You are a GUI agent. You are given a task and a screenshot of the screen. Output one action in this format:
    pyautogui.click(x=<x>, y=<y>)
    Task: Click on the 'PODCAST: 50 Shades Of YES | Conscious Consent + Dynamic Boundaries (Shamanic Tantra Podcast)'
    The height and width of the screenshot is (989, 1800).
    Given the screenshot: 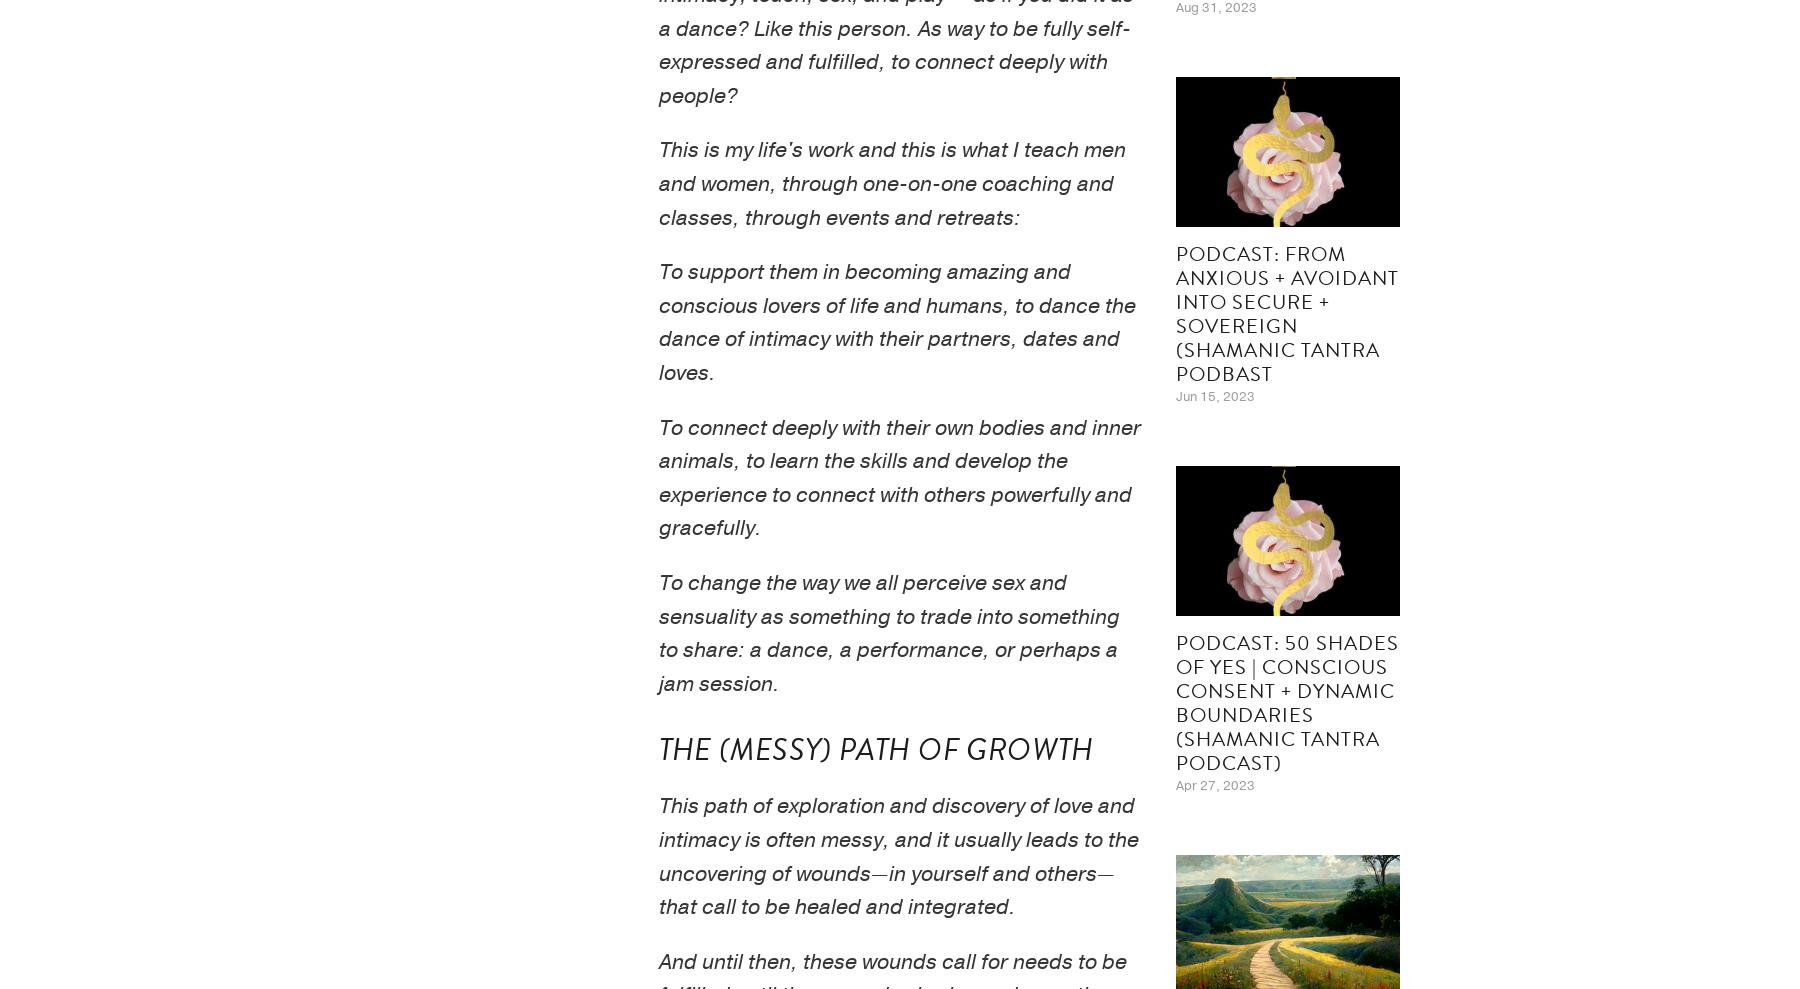 What is the action you would take?
    pyautogui.click(x=1174, y=700)
    